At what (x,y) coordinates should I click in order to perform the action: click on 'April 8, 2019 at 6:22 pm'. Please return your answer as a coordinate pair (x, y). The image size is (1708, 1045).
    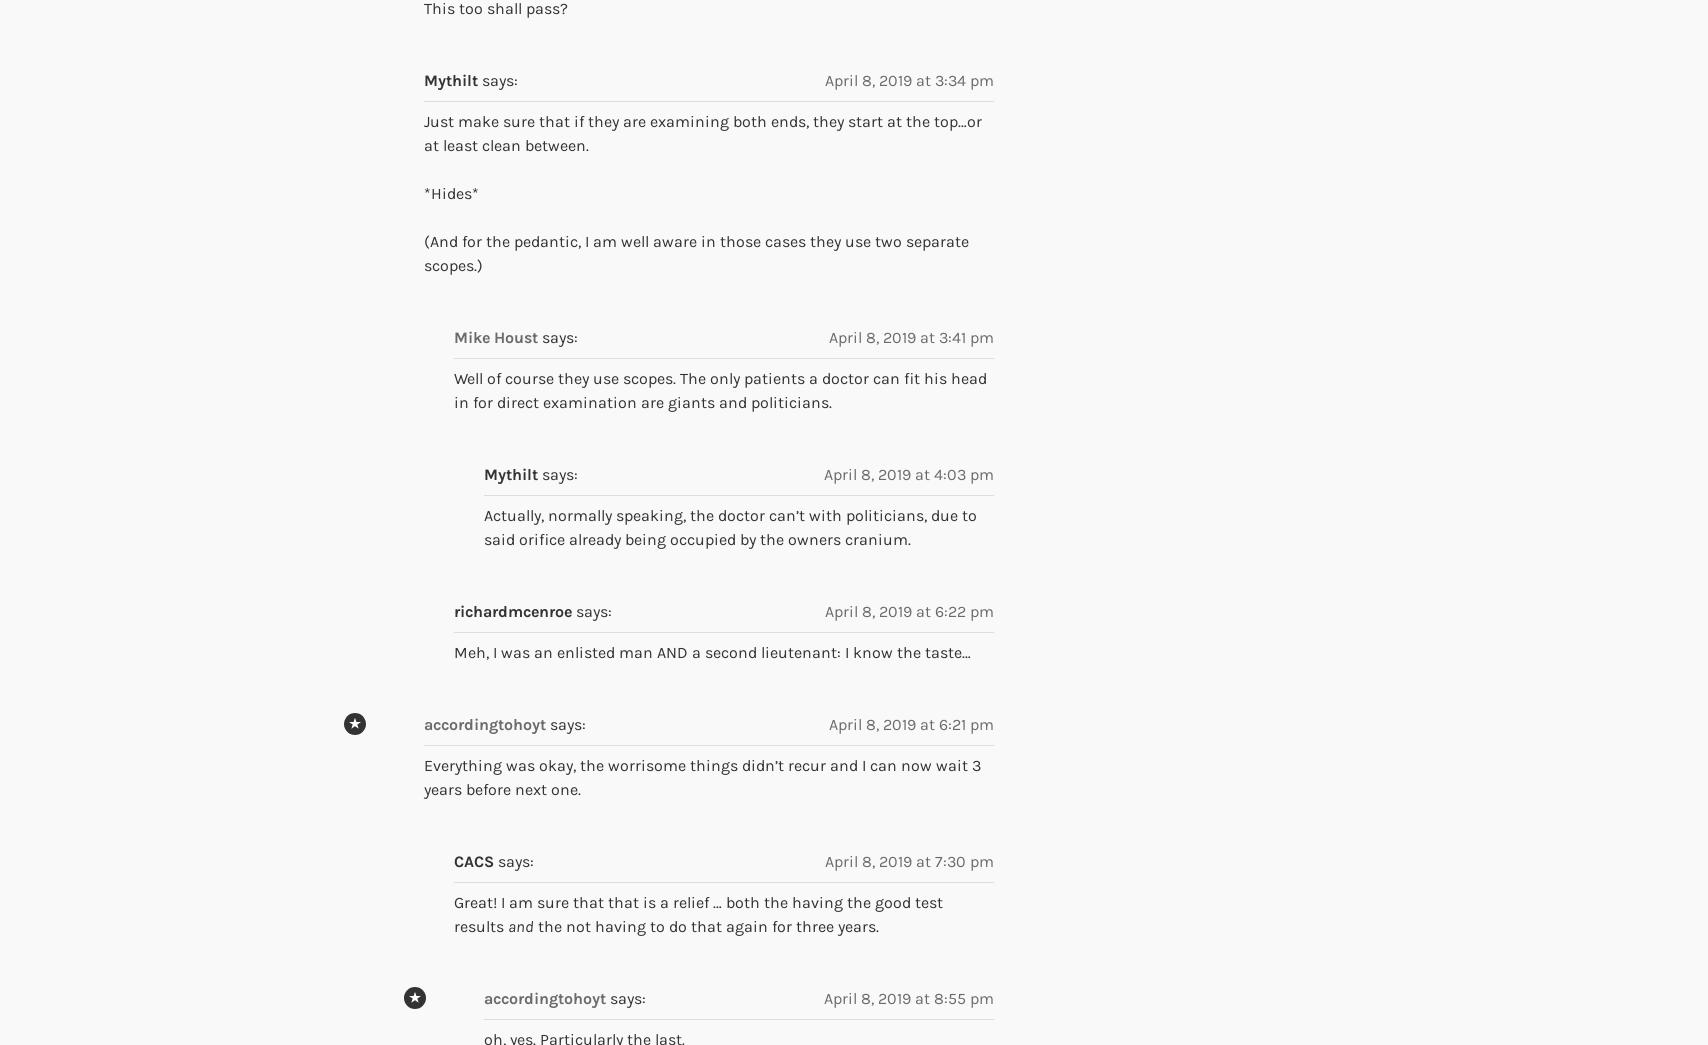
    Looking at the image, I should click on (909, 609).